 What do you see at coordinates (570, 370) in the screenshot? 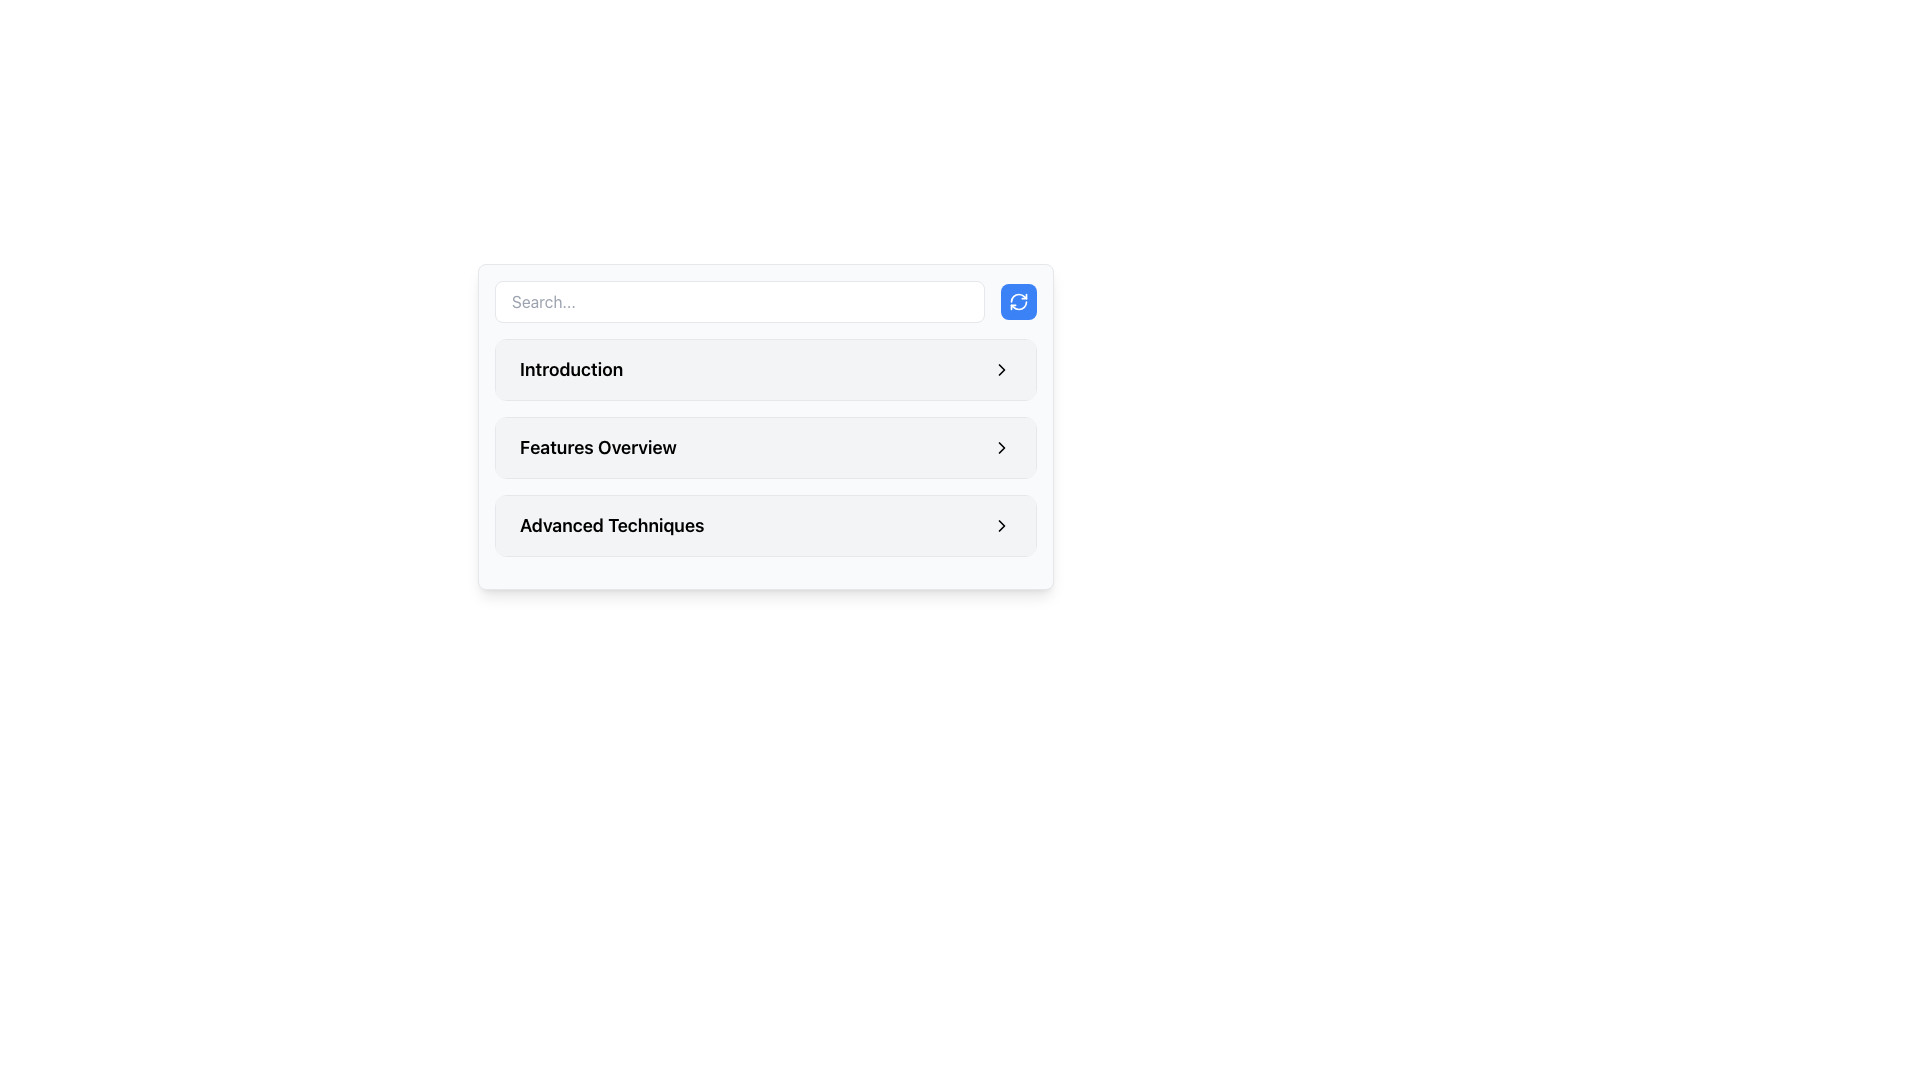
I see `the 'Introduction' text label, which is a bold black font label aligned to the left in the first row under the search box` at bounding box center [570, 370].